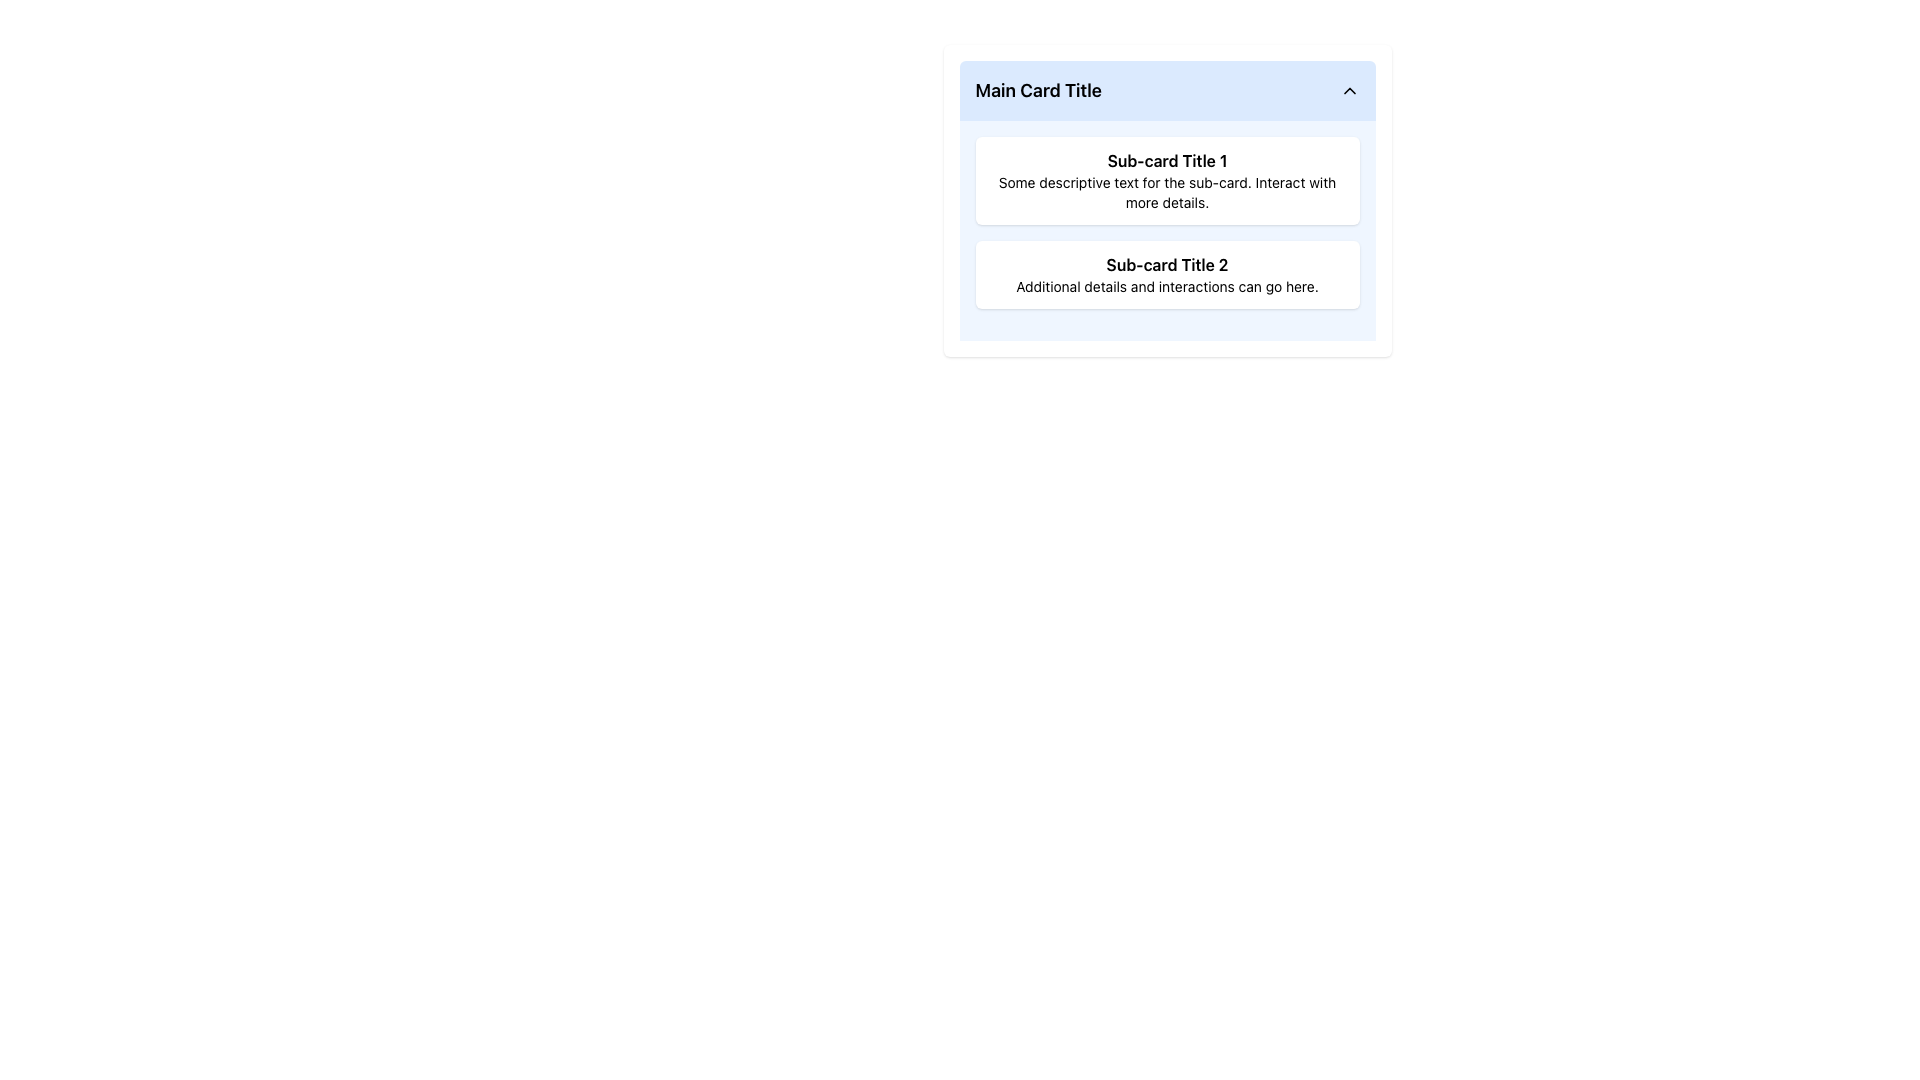 This screenshot has height=1080, width=1920. What do you see at coordinates (1038, 91) in the screenshot?
I see `text content of the bold text label displaying 'Main Card Title' on a blue background located in the upper section of a card layout` at bounding box center [1038, 91].